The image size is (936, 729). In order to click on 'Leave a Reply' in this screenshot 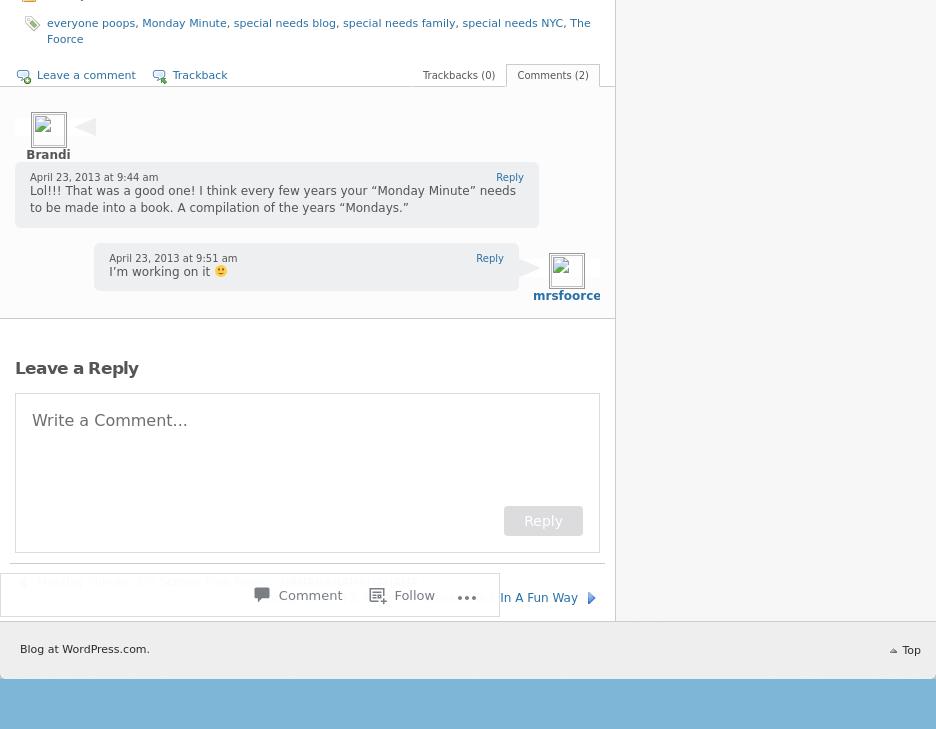, I will do `click(76, 367)`.